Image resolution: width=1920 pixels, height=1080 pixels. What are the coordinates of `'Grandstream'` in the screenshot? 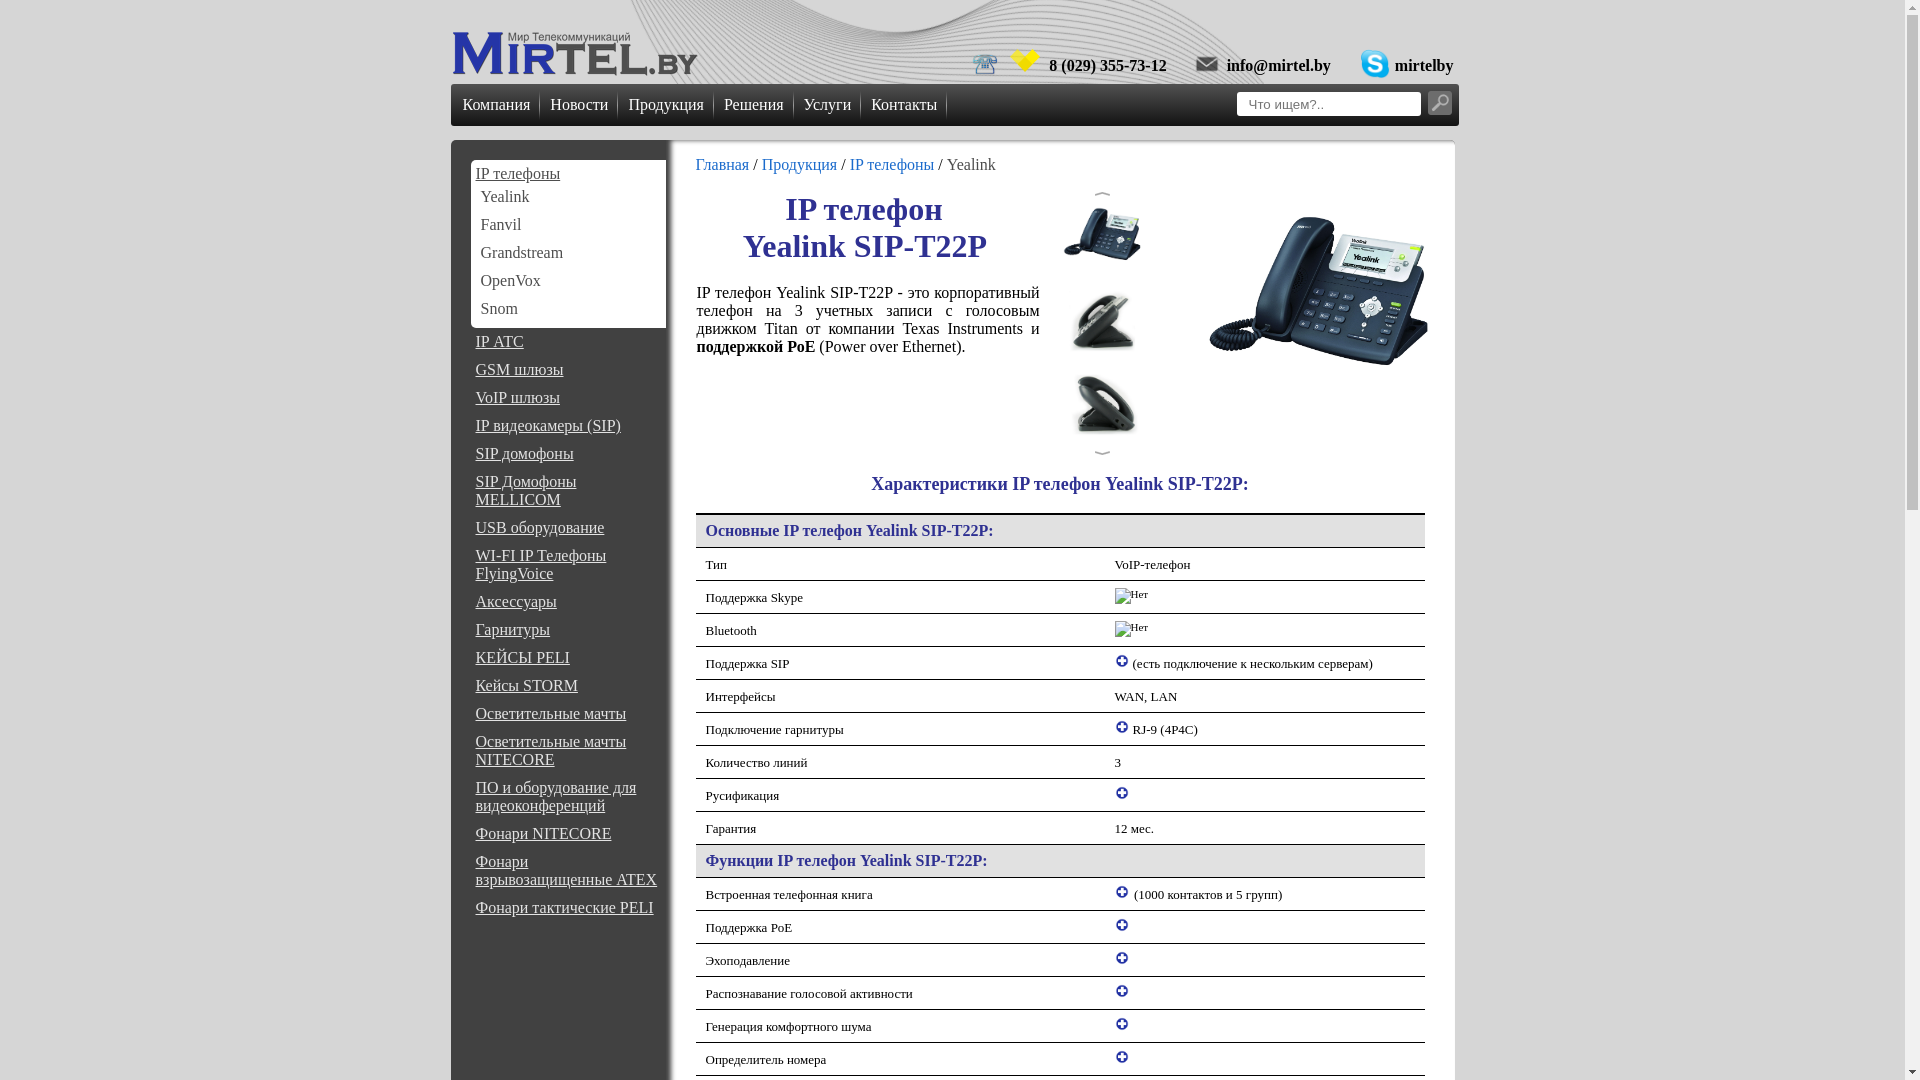 It's located at (521, 251).